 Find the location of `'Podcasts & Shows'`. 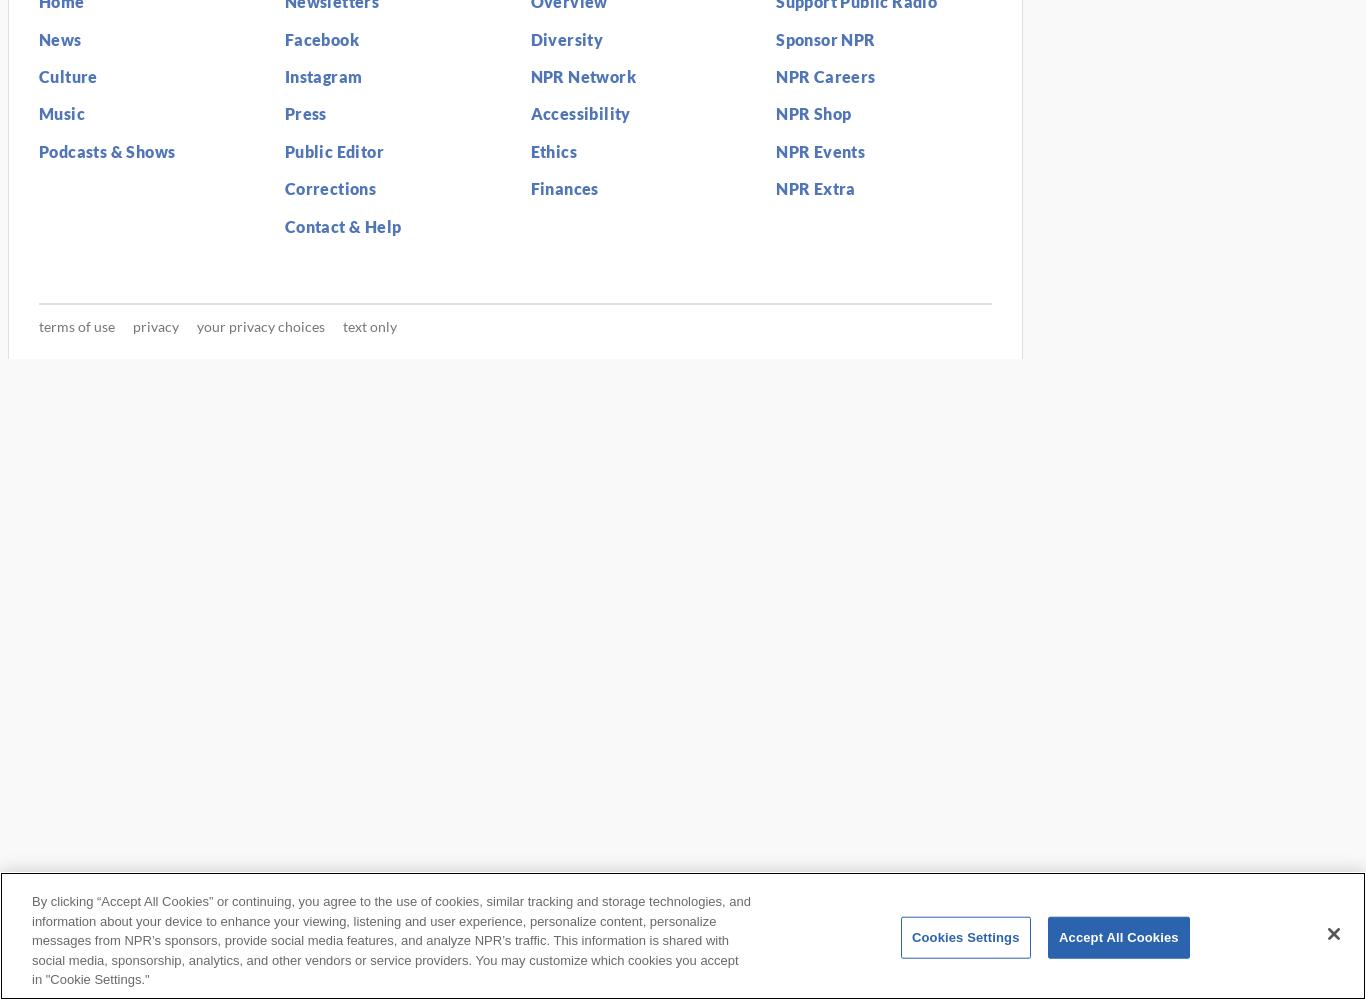

'Podcasts & Shows' is located at coordinates (106, 150).